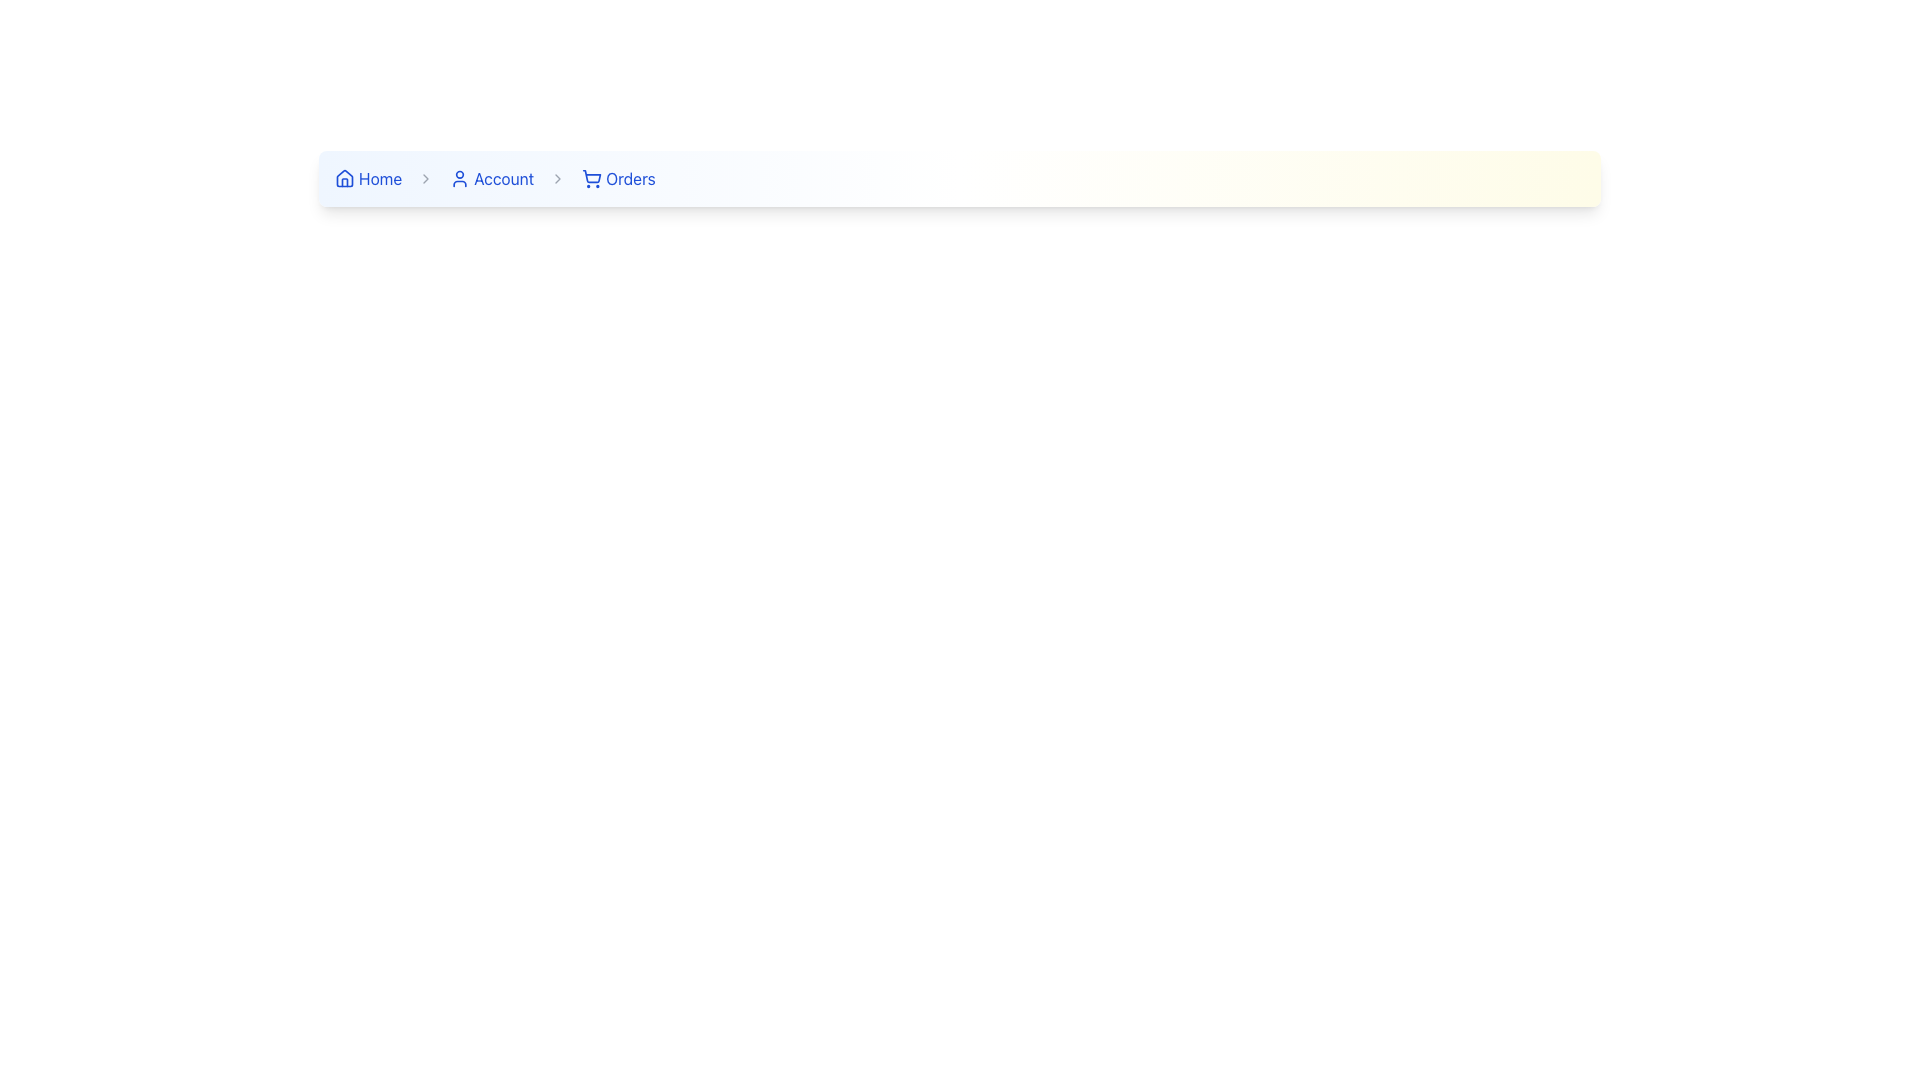 The width and height of the screenshot is (1920, 1080). I want to click on on the 'Home' text label in the breadcrumb navigation bar, so click(380, 177).